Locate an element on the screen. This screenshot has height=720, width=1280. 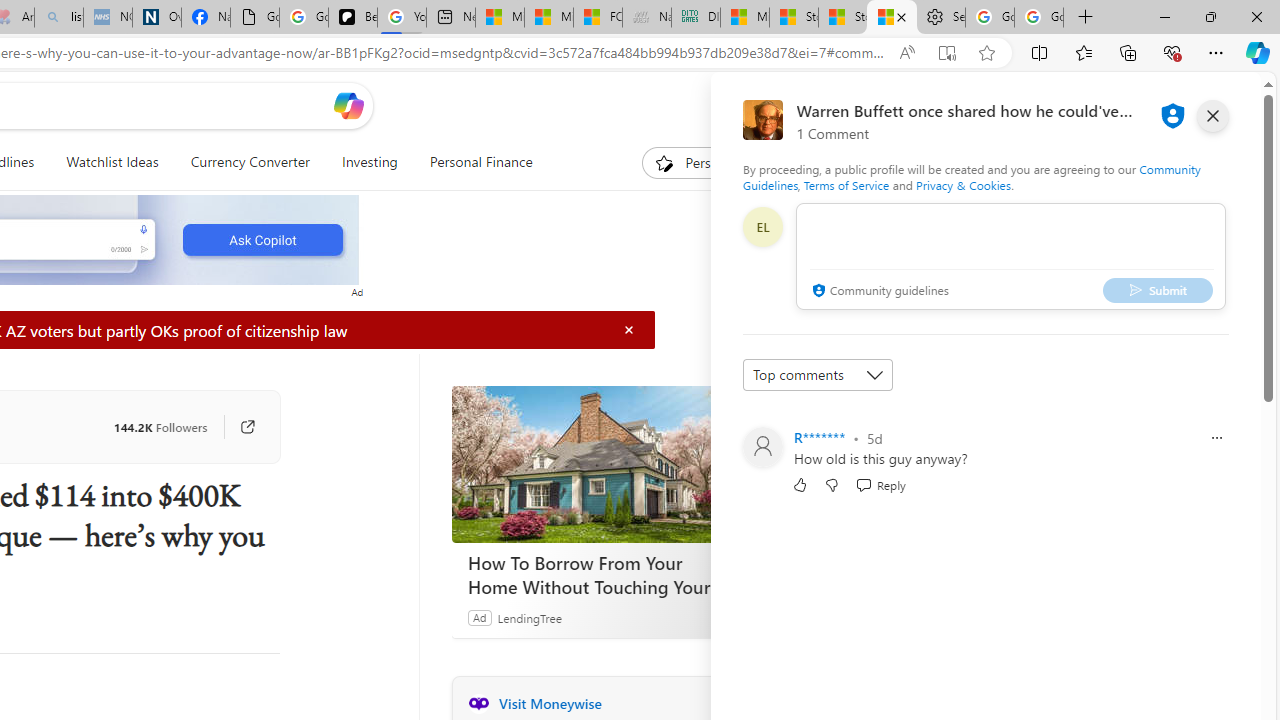
'Currency Converter' is located at coordinates (249, 162).